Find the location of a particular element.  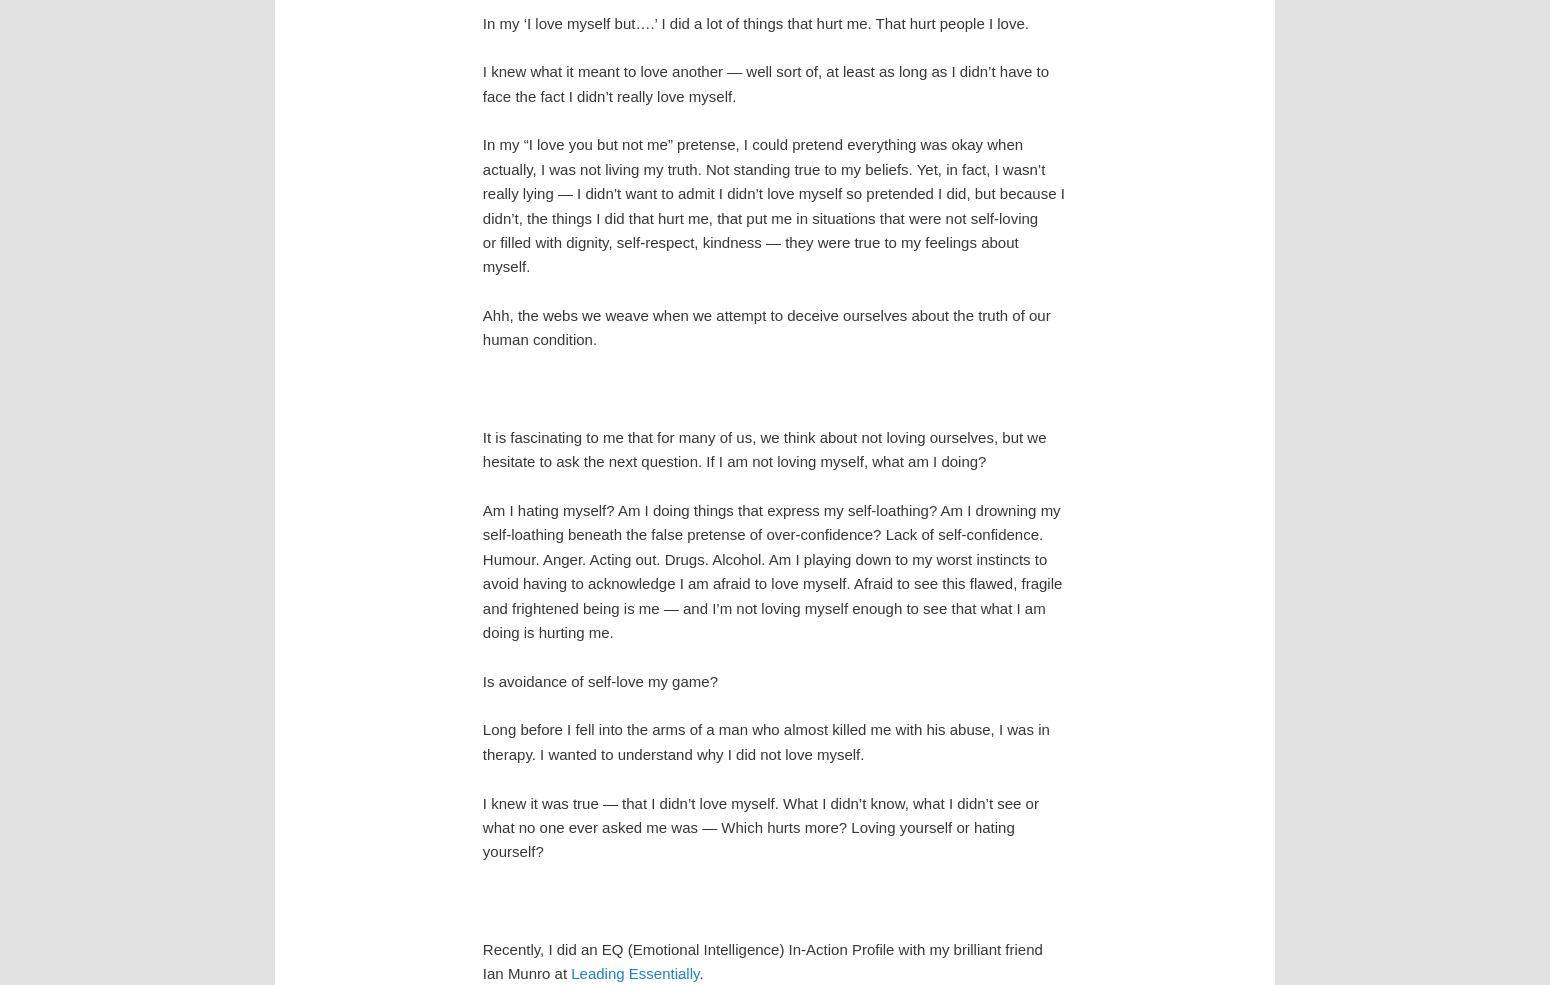

'It is fascinating to me that for many of us, we think about not loving ourselves, but we hesitate to ask the next question. If I am not loving myself, what am I doing?' is located at coordinates (763, 447).